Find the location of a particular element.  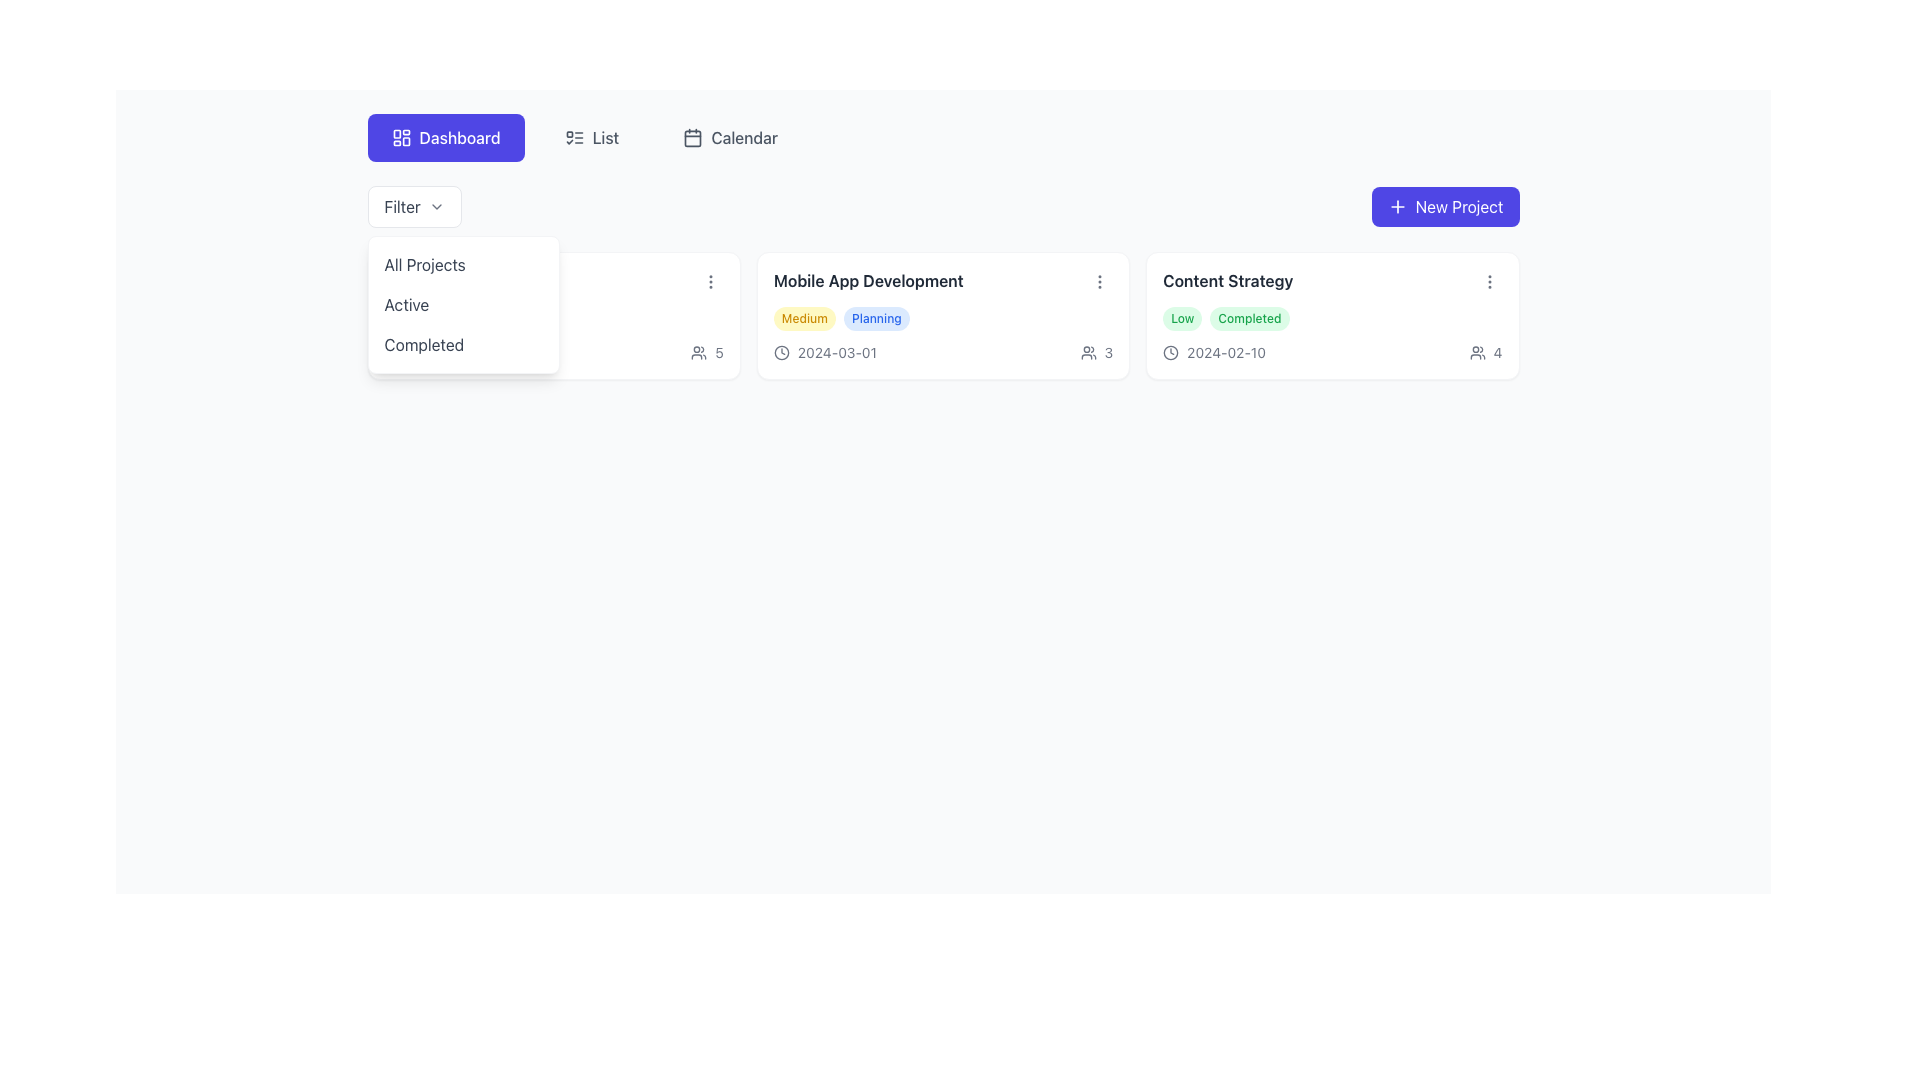

the 'All Projects' dropdown menu option, which is the first item in the dropdown below the 'Filter' button is located at coordinates (462, 264).